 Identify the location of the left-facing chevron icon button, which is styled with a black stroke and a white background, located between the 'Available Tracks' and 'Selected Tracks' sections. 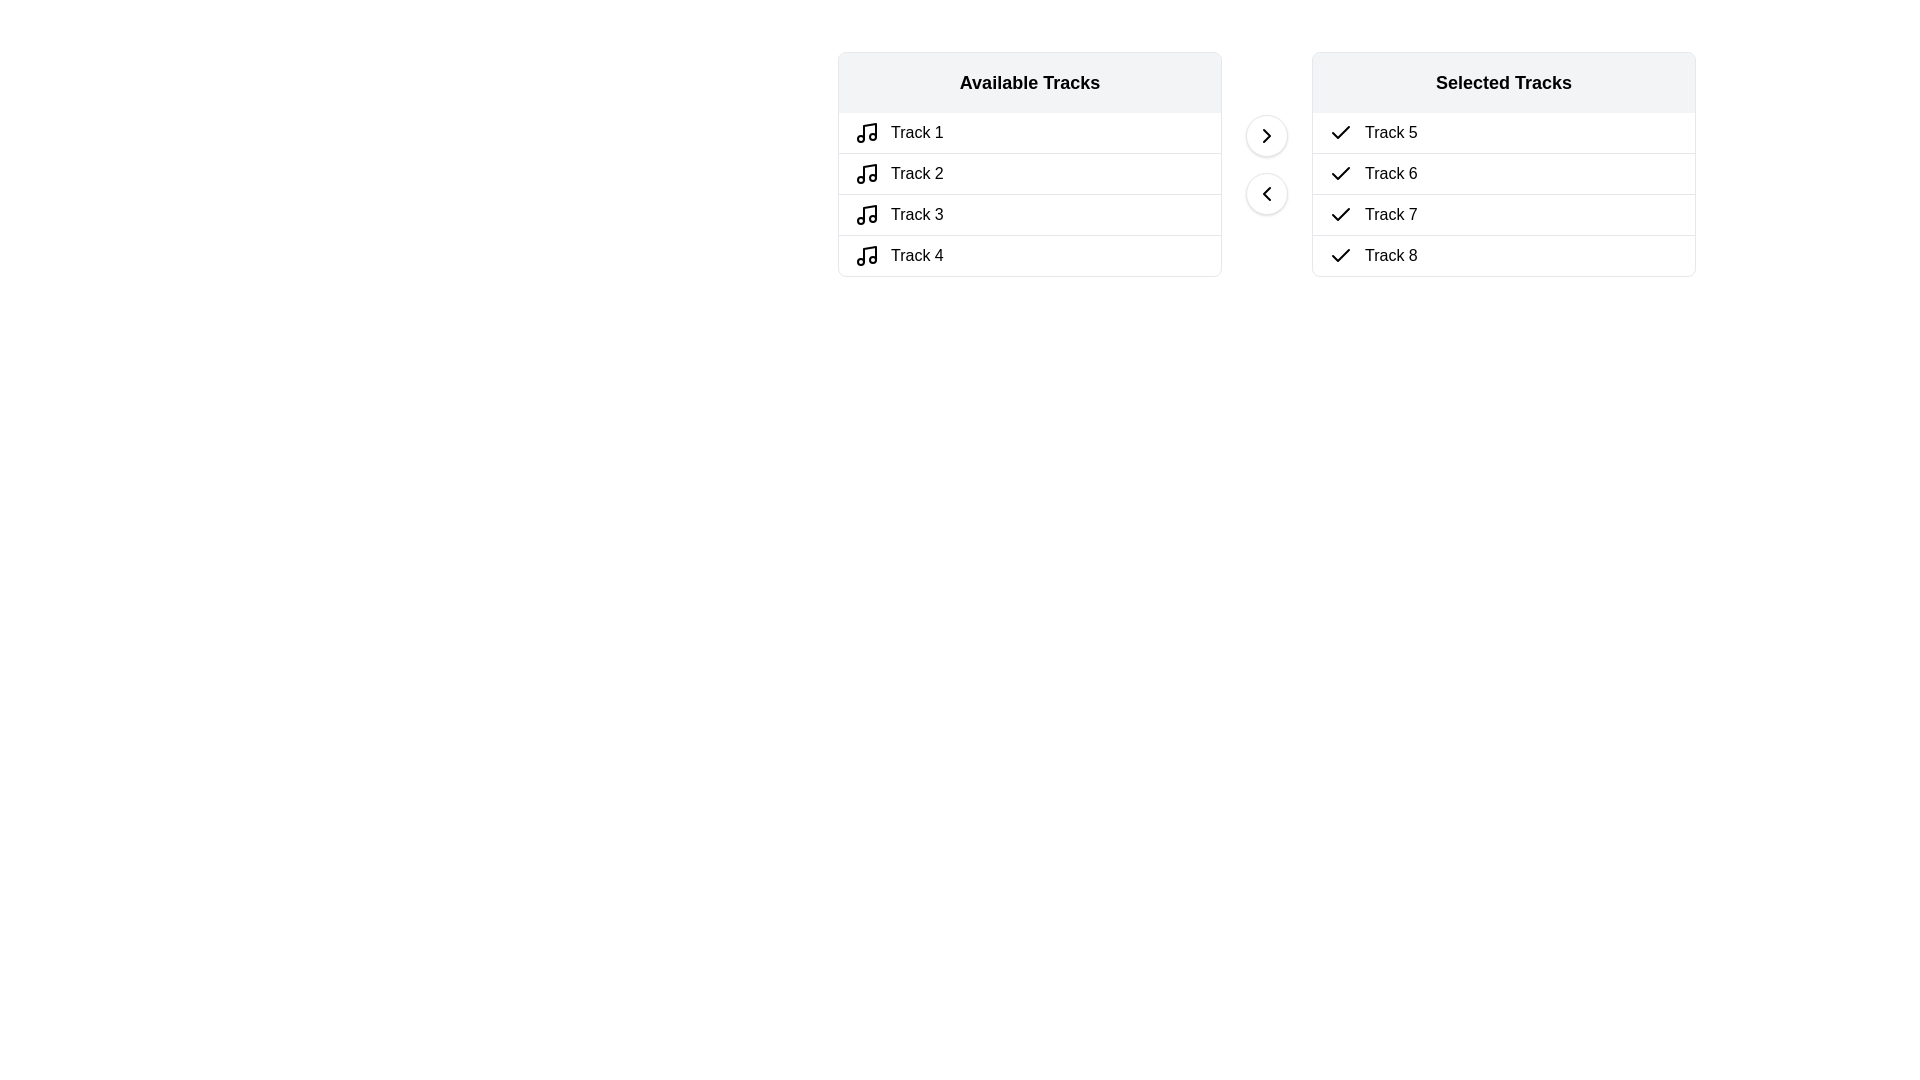
(1266, 193).